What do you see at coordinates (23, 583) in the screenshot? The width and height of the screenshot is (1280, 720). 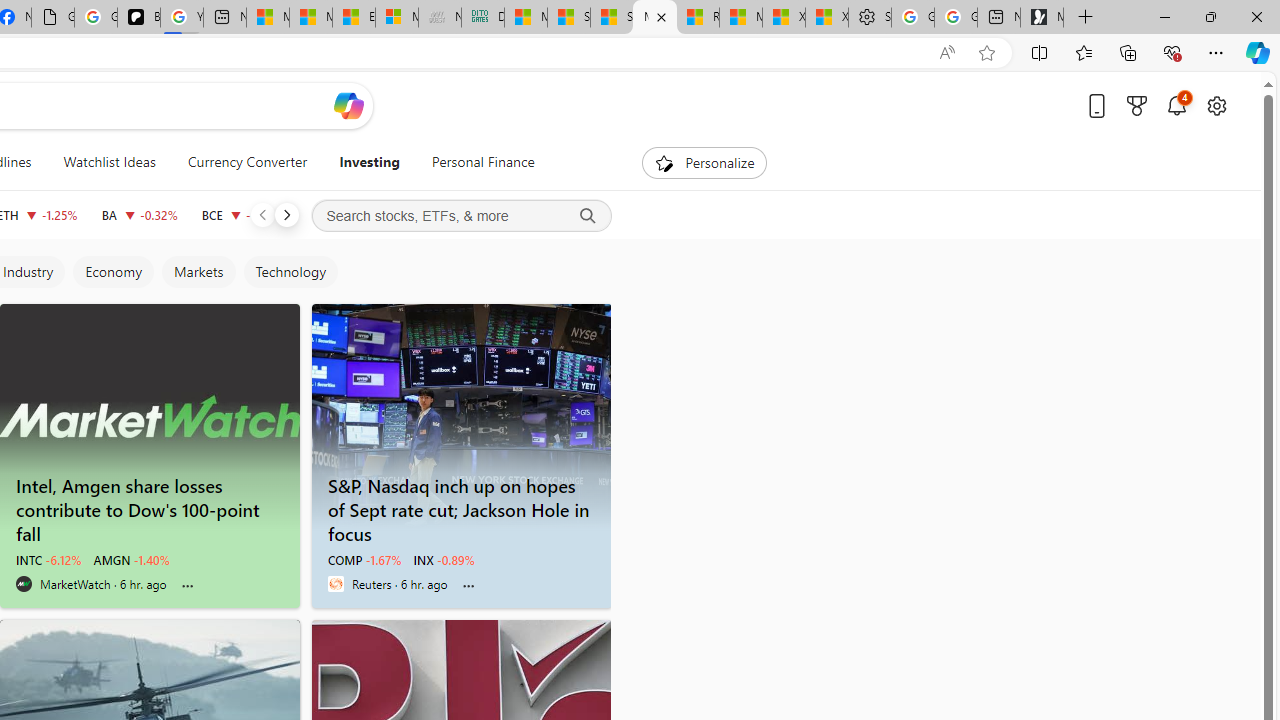 I see `'MarketWatch'` at bounding box center [23, 583].